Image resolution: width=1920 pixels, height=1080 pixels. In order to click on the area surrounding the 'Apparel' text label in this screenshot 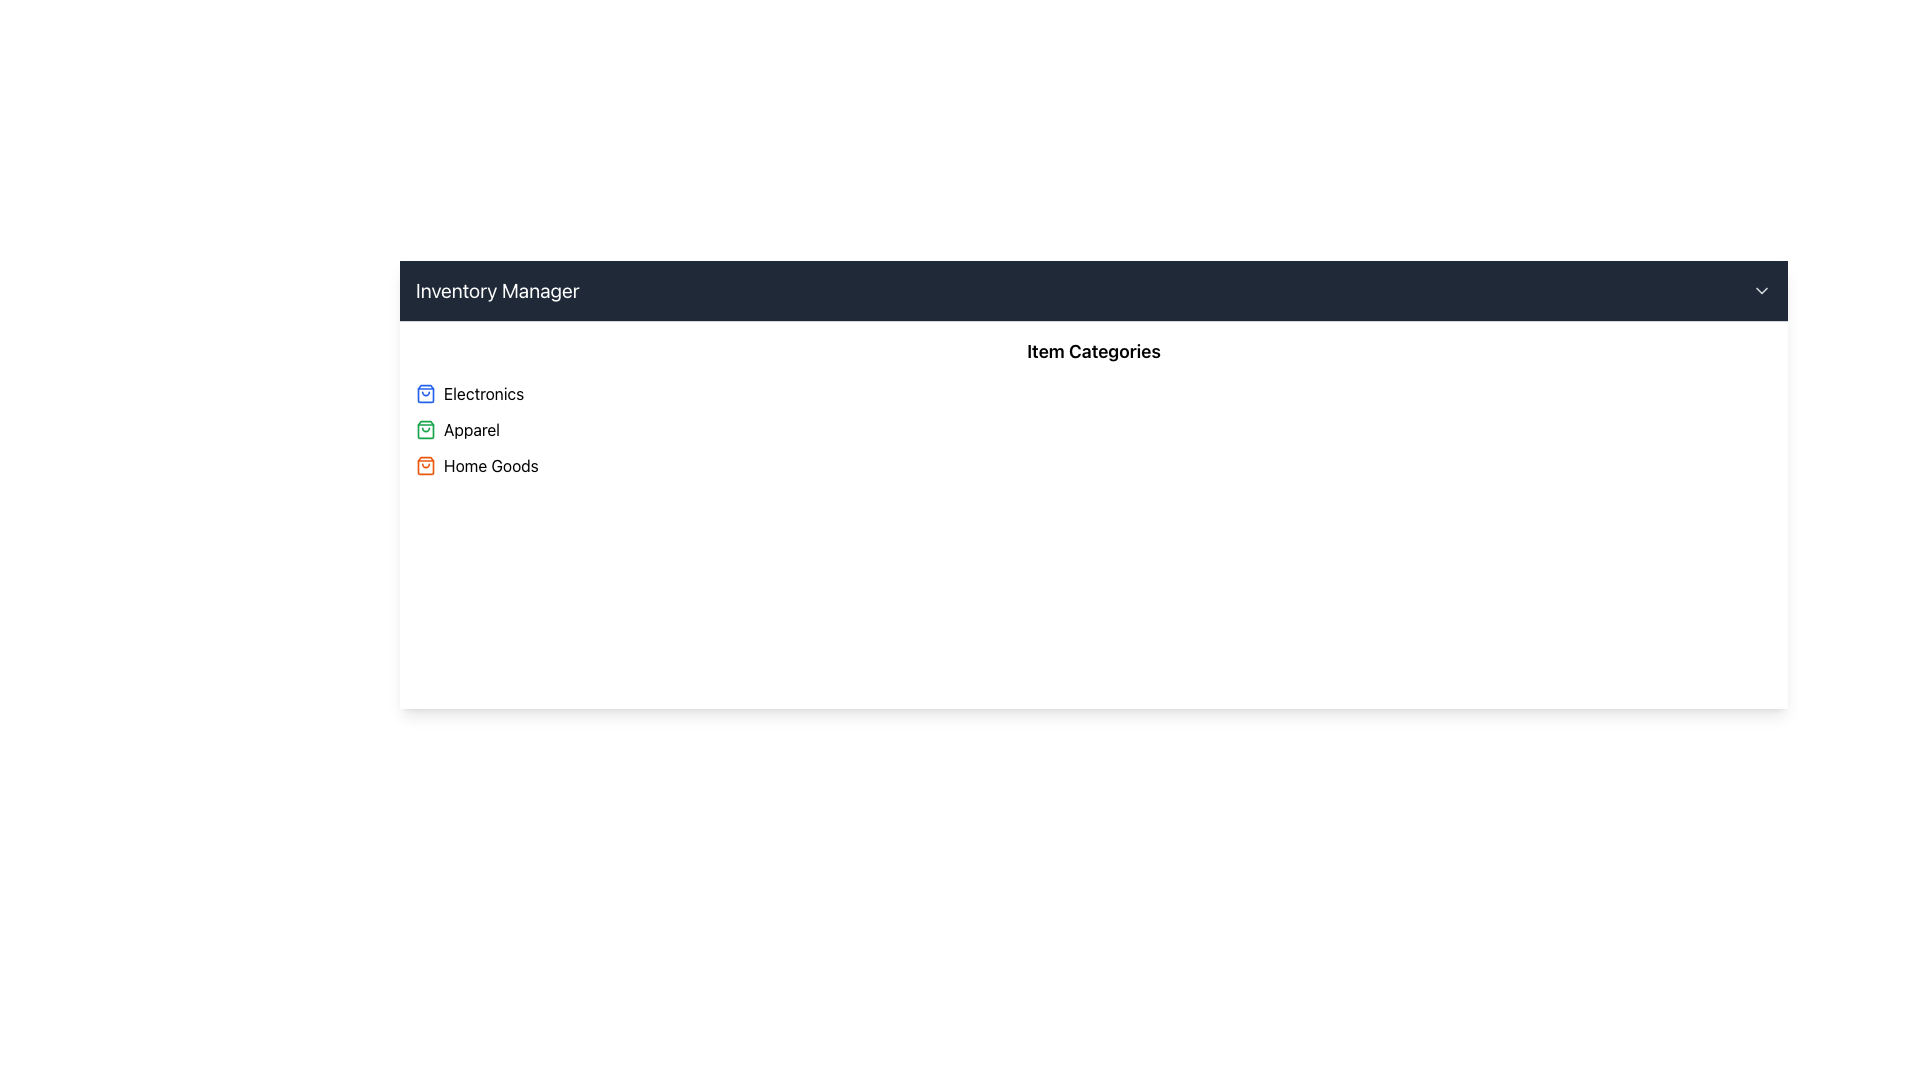, I will do `click(470, 428)`.